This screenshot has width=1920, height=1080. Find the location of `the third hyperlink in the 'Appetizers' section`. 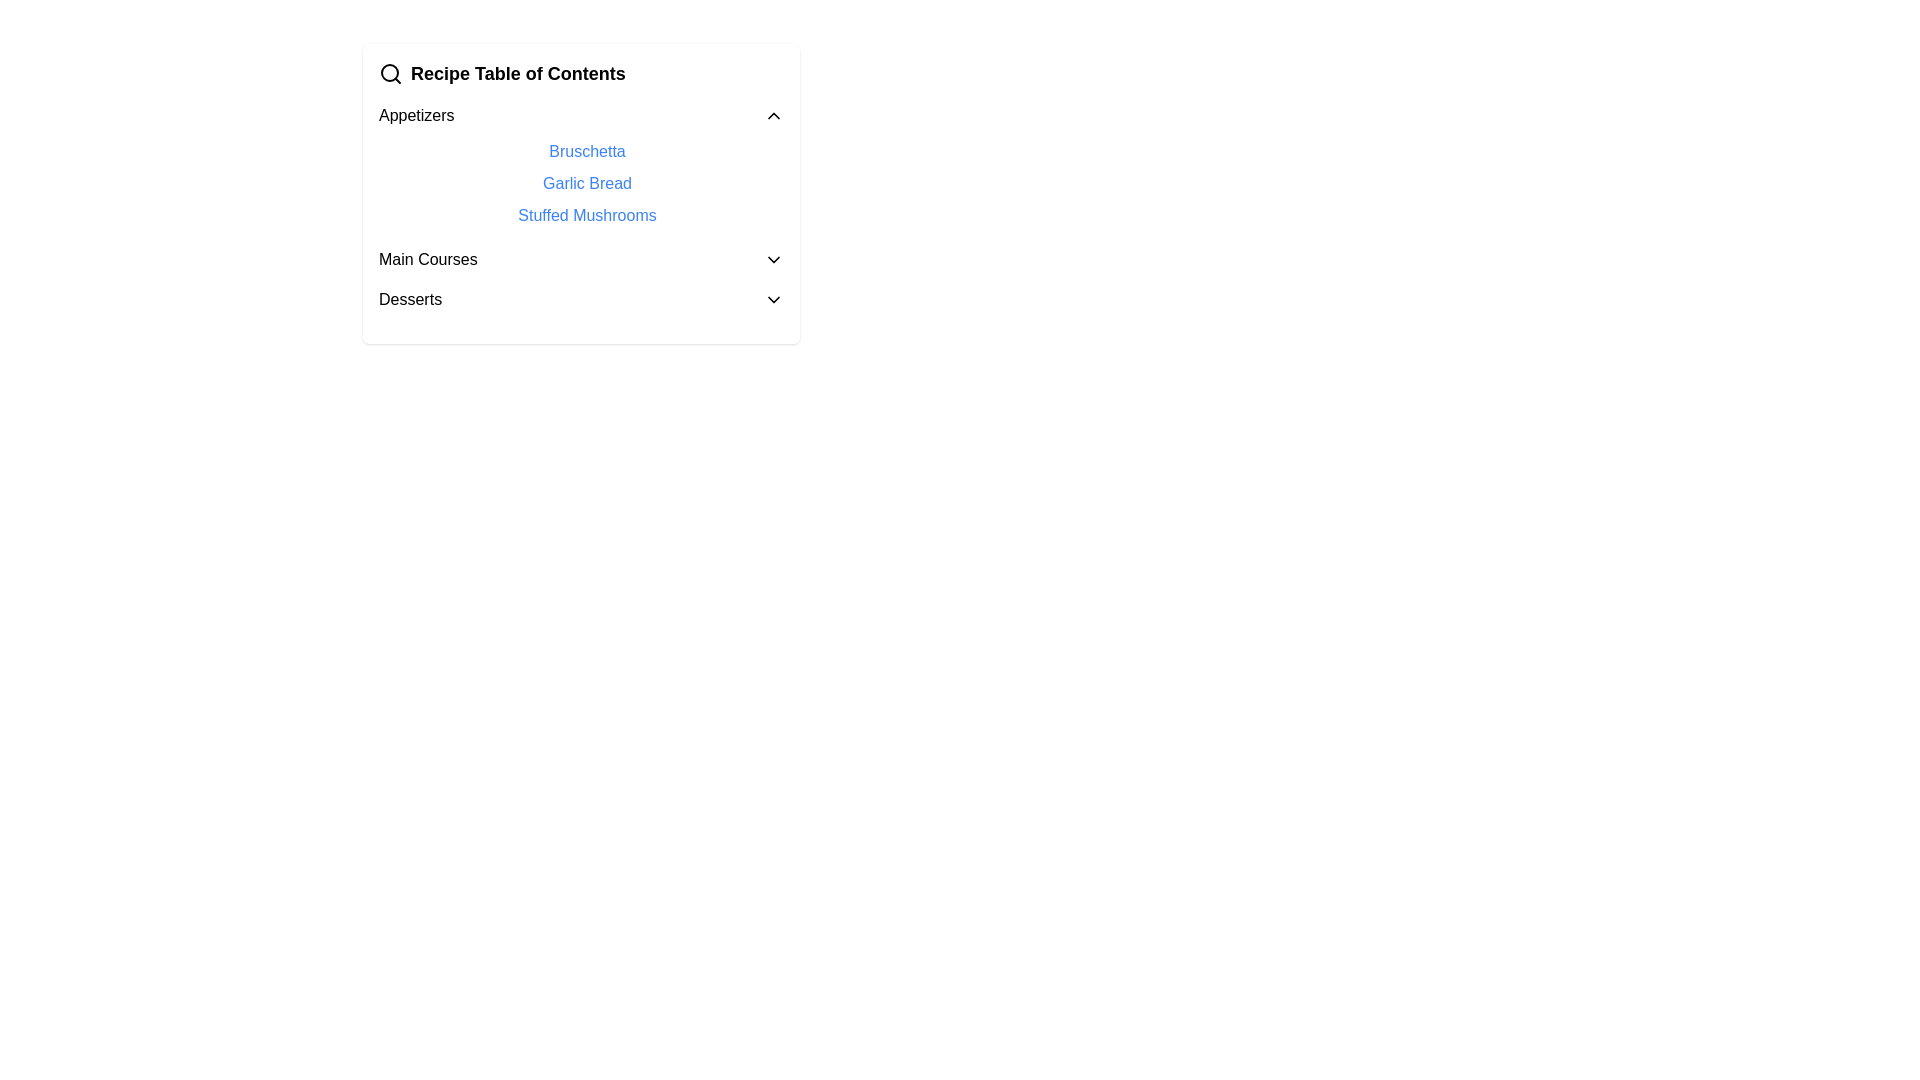

the third hyperlink in the 'Appetizers' section is located at coordinates (588, 216).